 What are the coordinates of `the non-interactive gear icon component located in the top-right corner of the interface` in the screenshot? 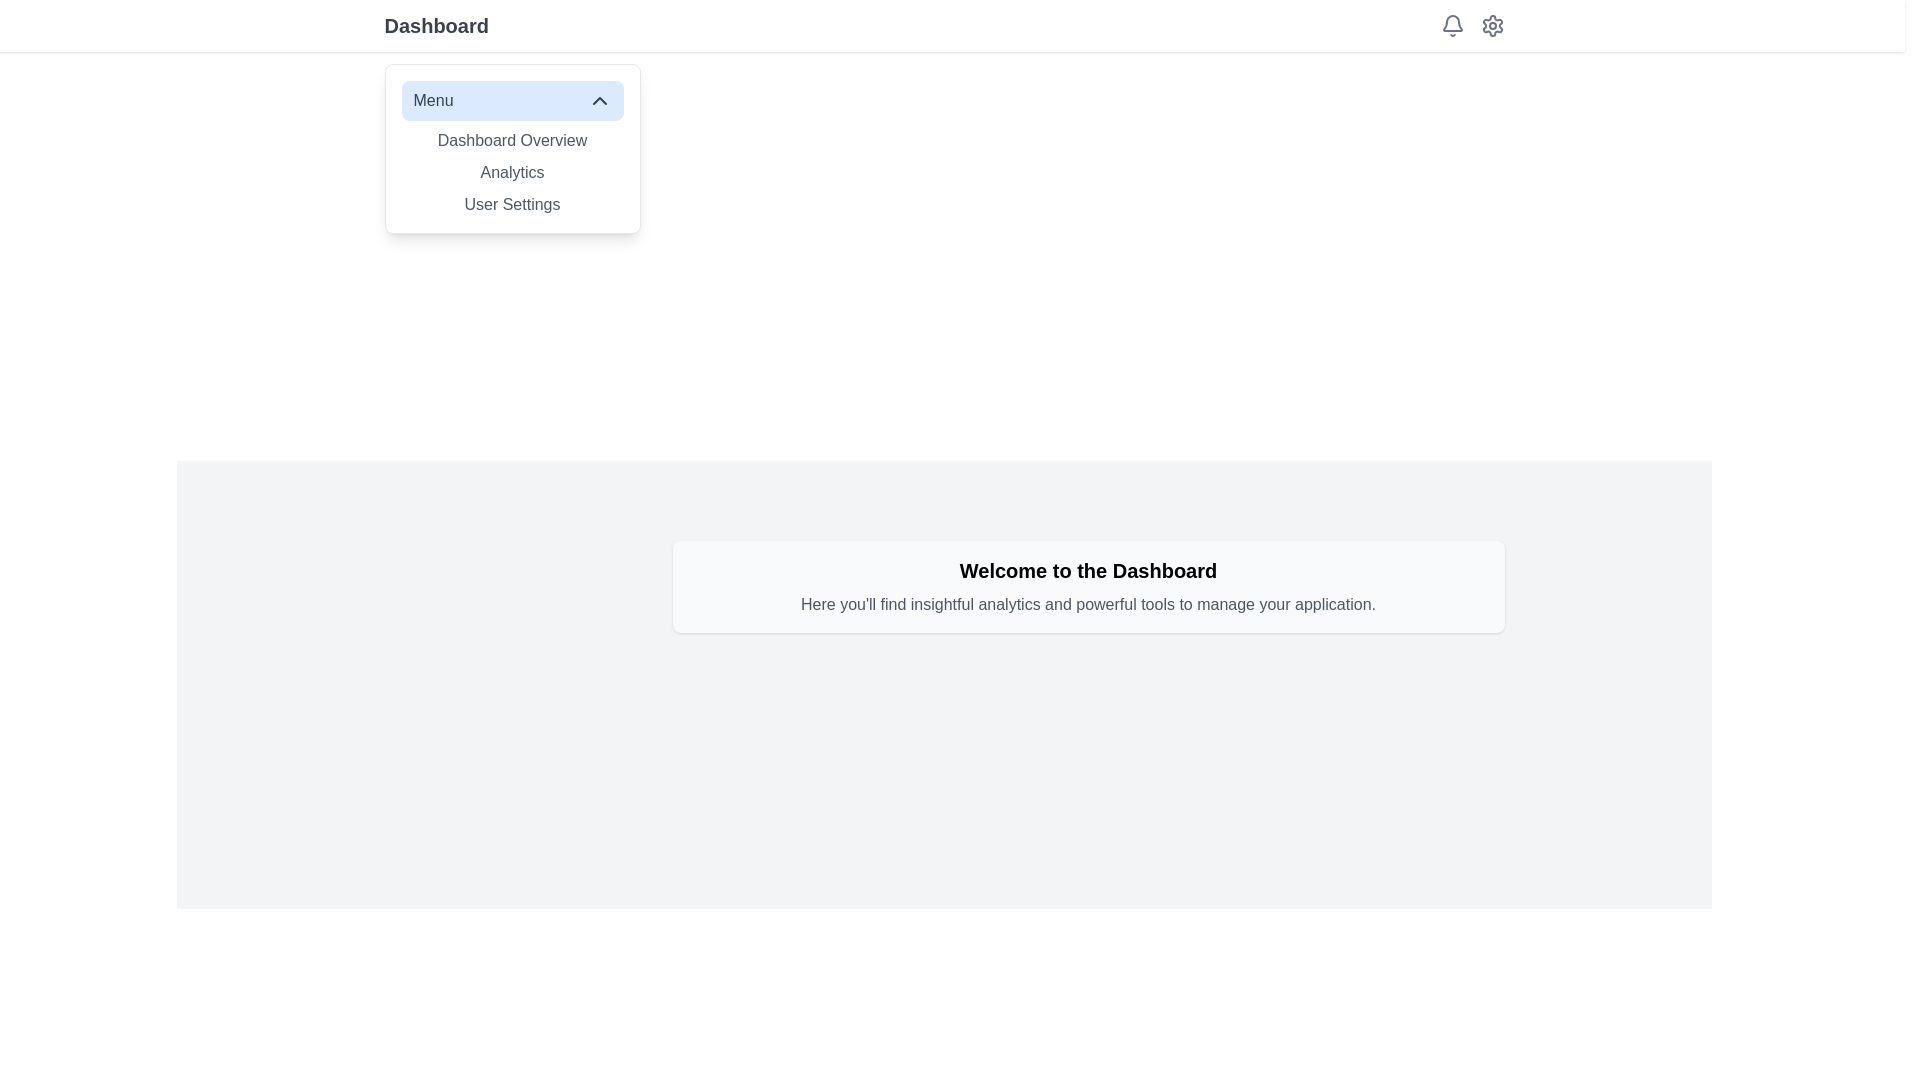 It's located at (1492, 26).